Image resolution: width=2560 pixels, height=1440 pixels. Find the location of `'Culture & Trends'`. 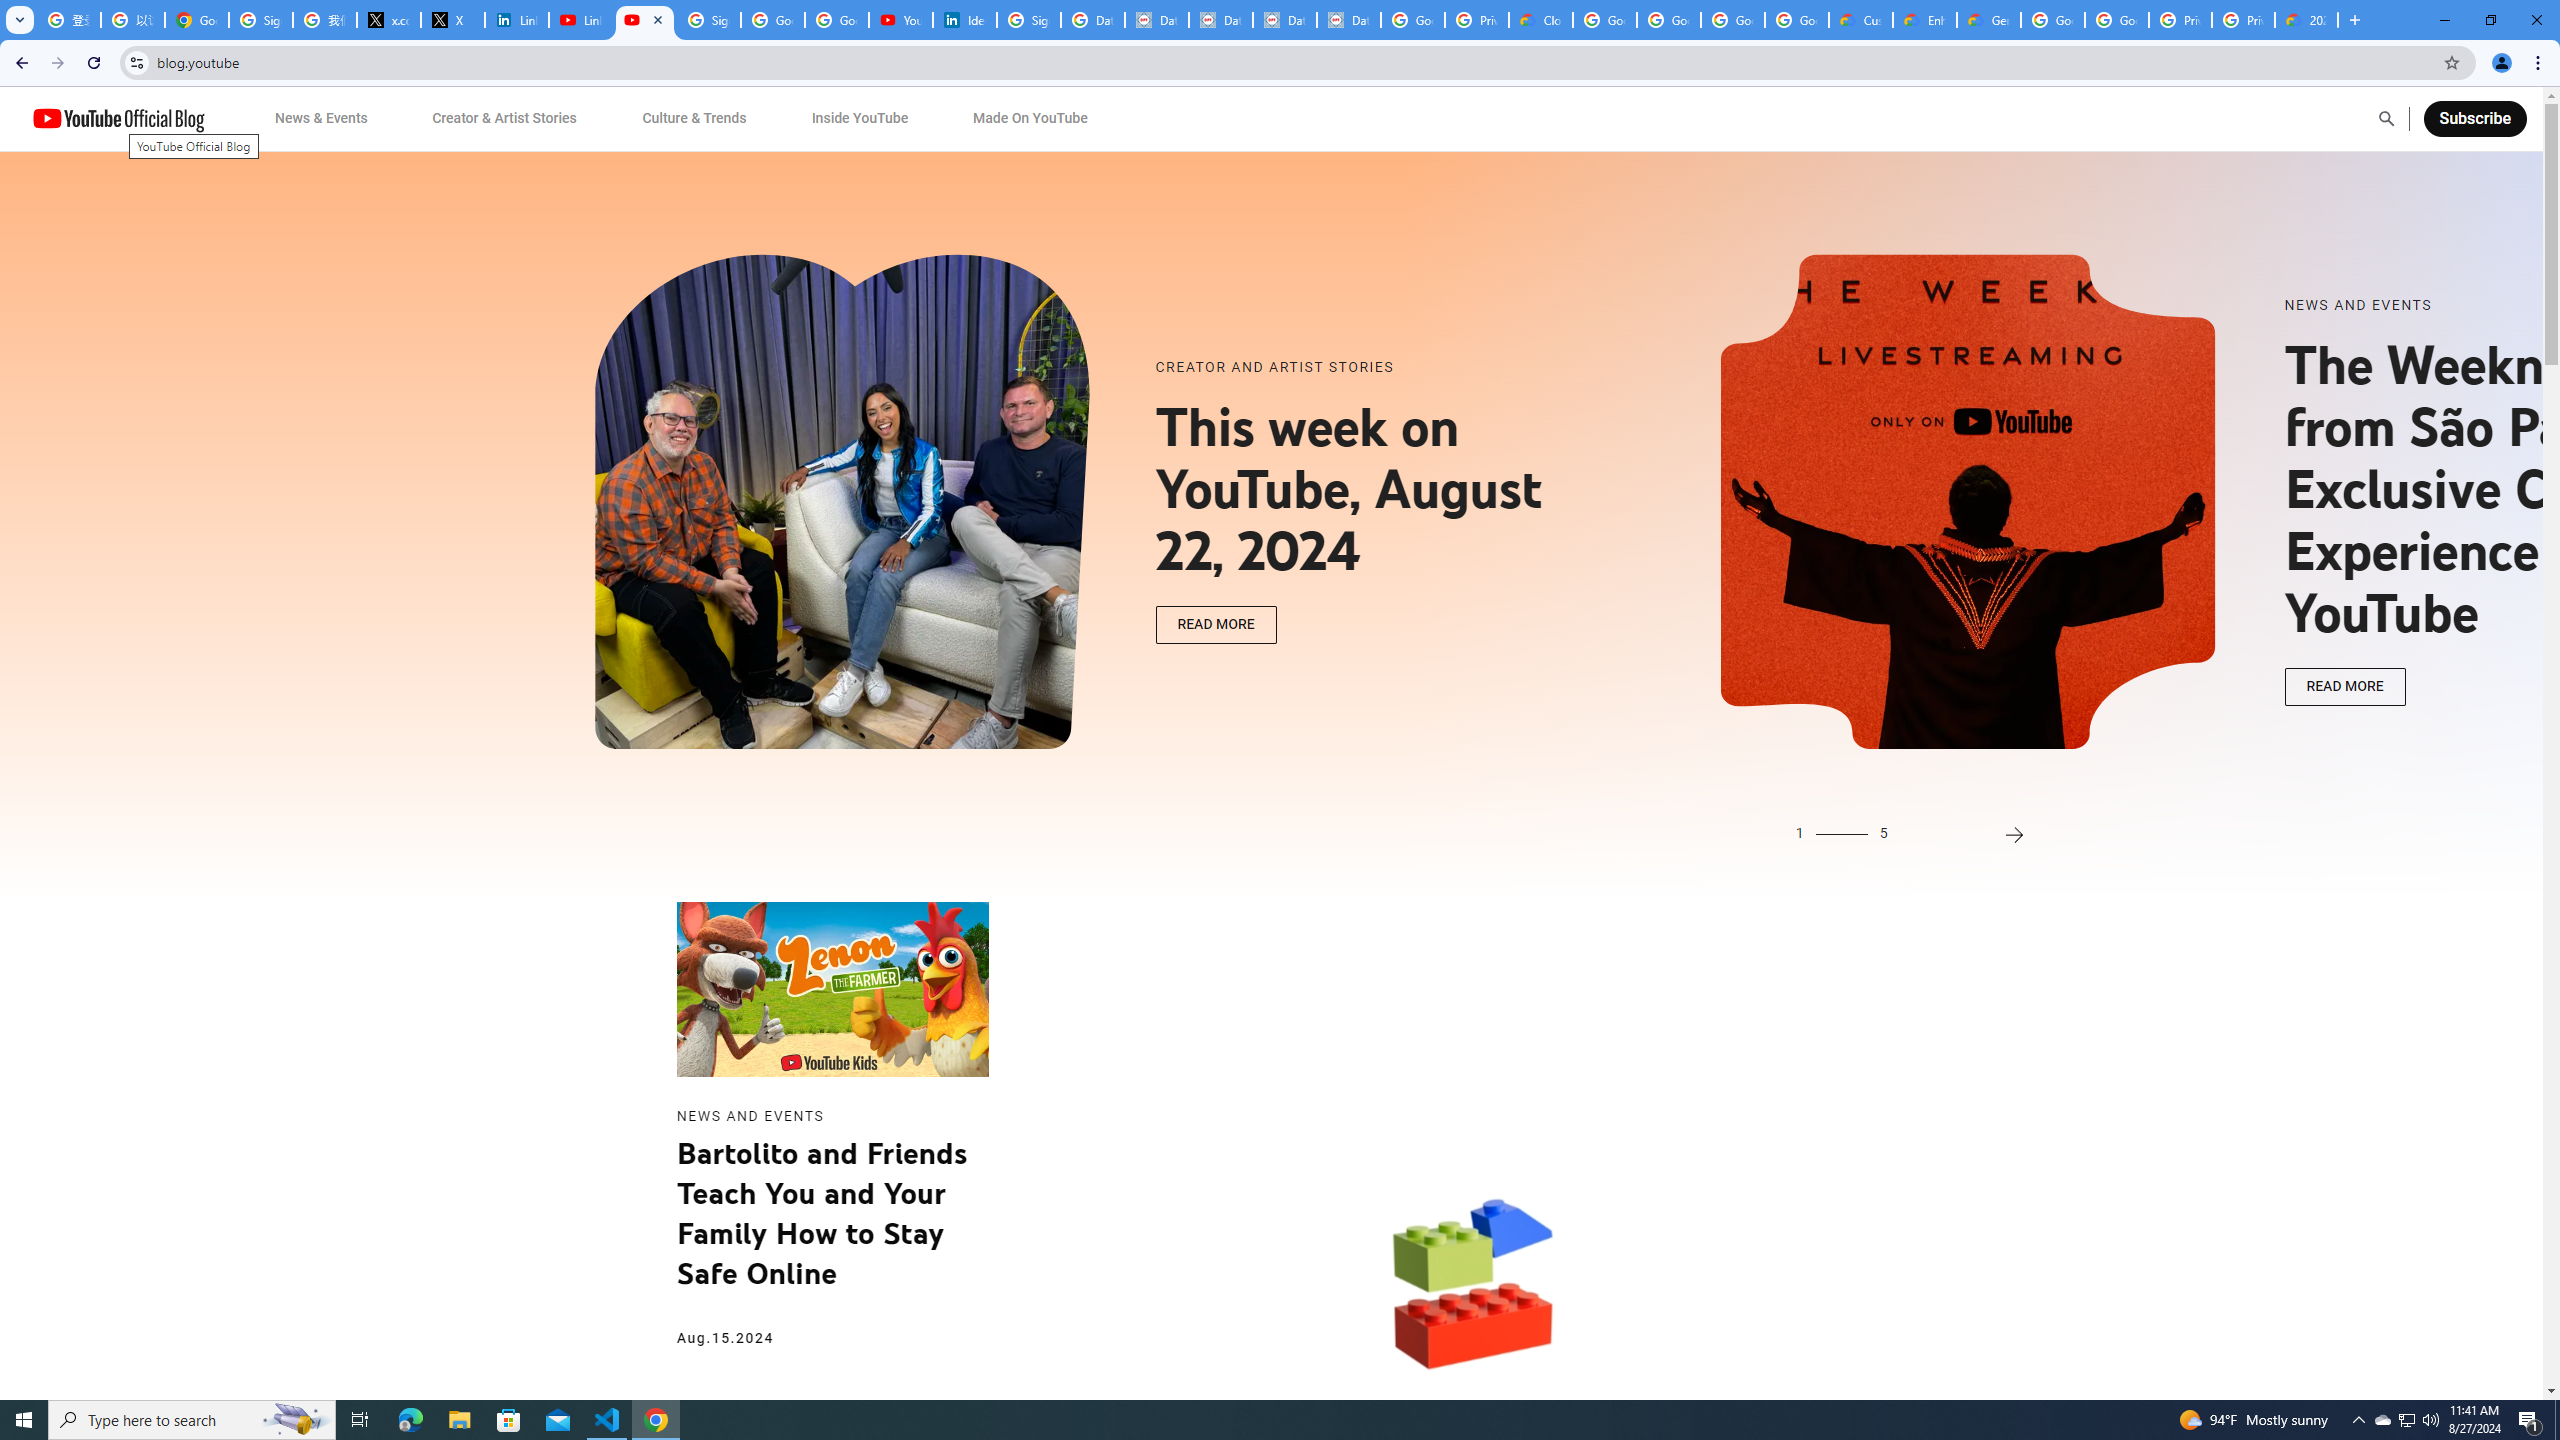

'Culture & Trends' is located at coordinates (694, 118).